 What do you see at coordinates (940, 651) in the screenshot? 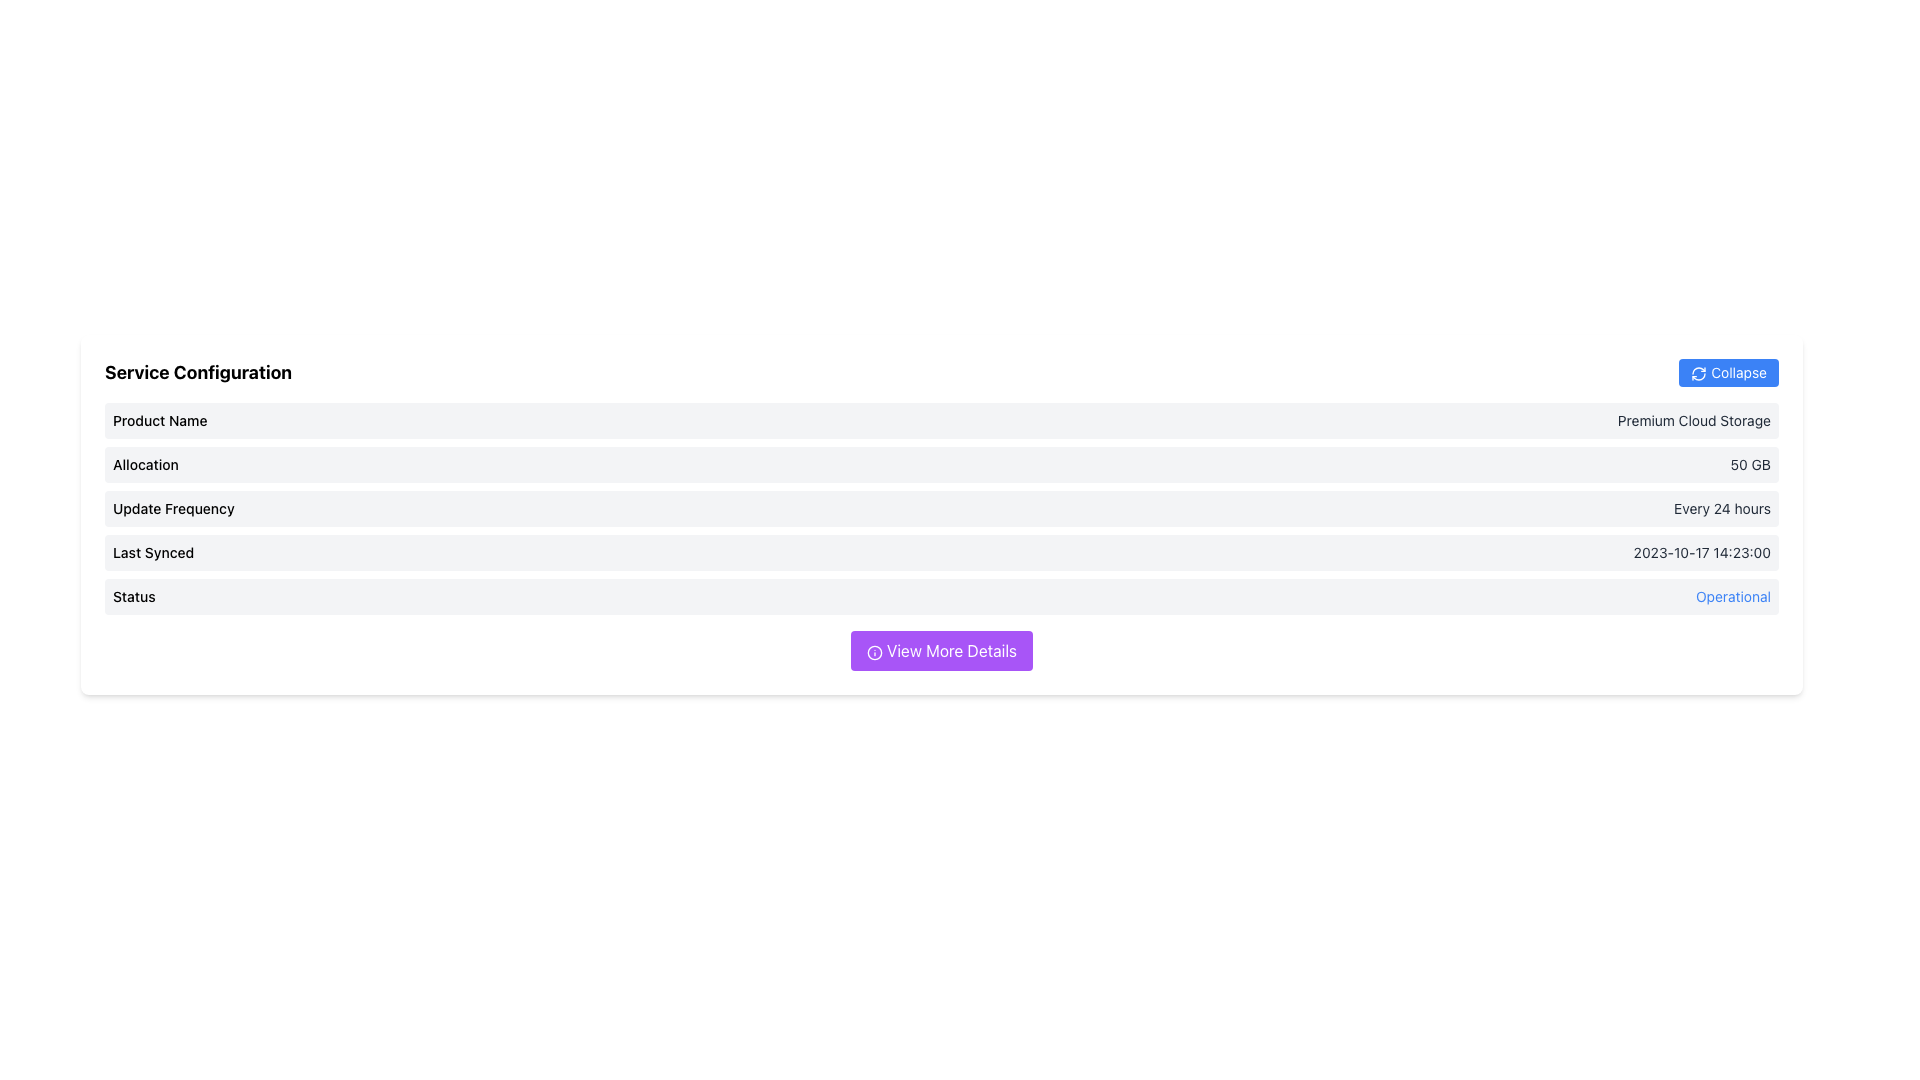
I see `the purple button labeled 'View More Details' with a rounded edge located at the bottom-center of the 'Service Configuration' section` at bounding box center [940, 651].